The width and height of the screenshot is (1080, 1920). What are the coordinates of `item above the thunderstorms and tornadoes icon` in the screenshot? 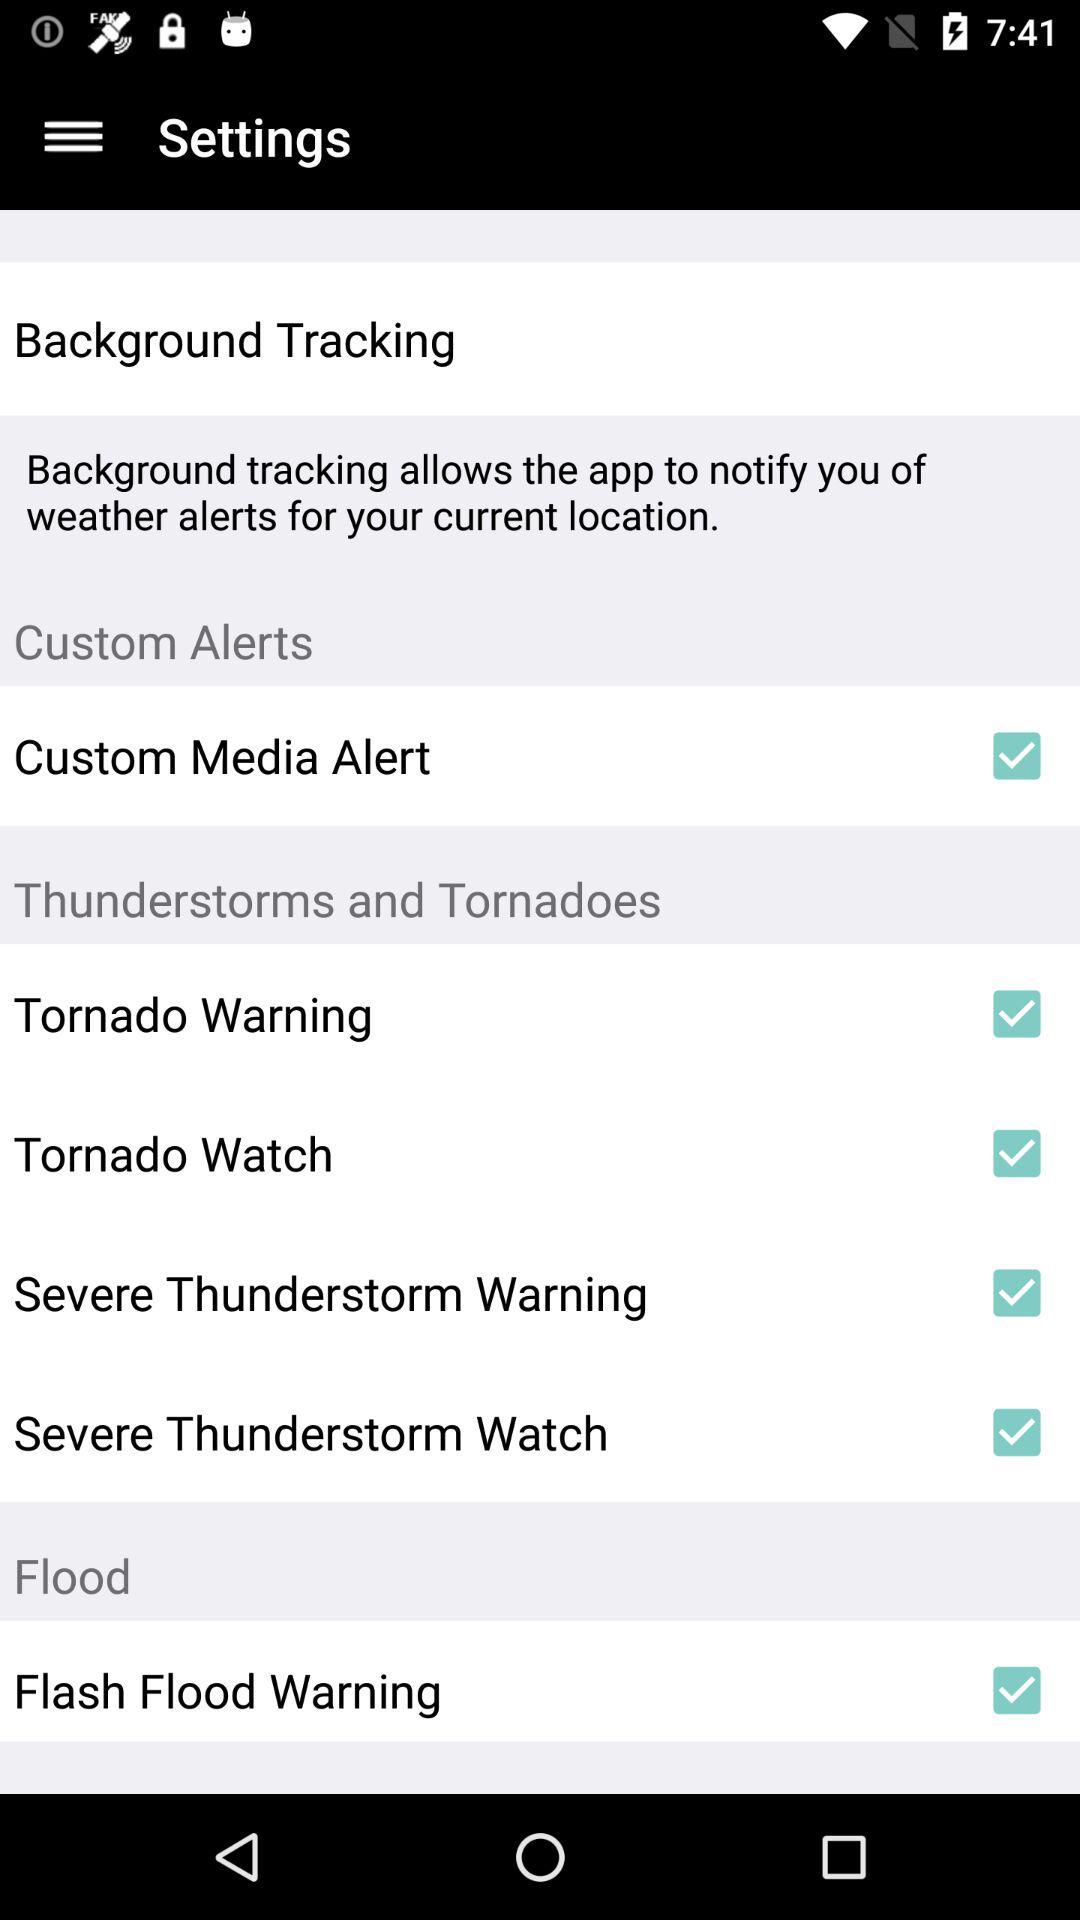 It's located at (1017, 754).